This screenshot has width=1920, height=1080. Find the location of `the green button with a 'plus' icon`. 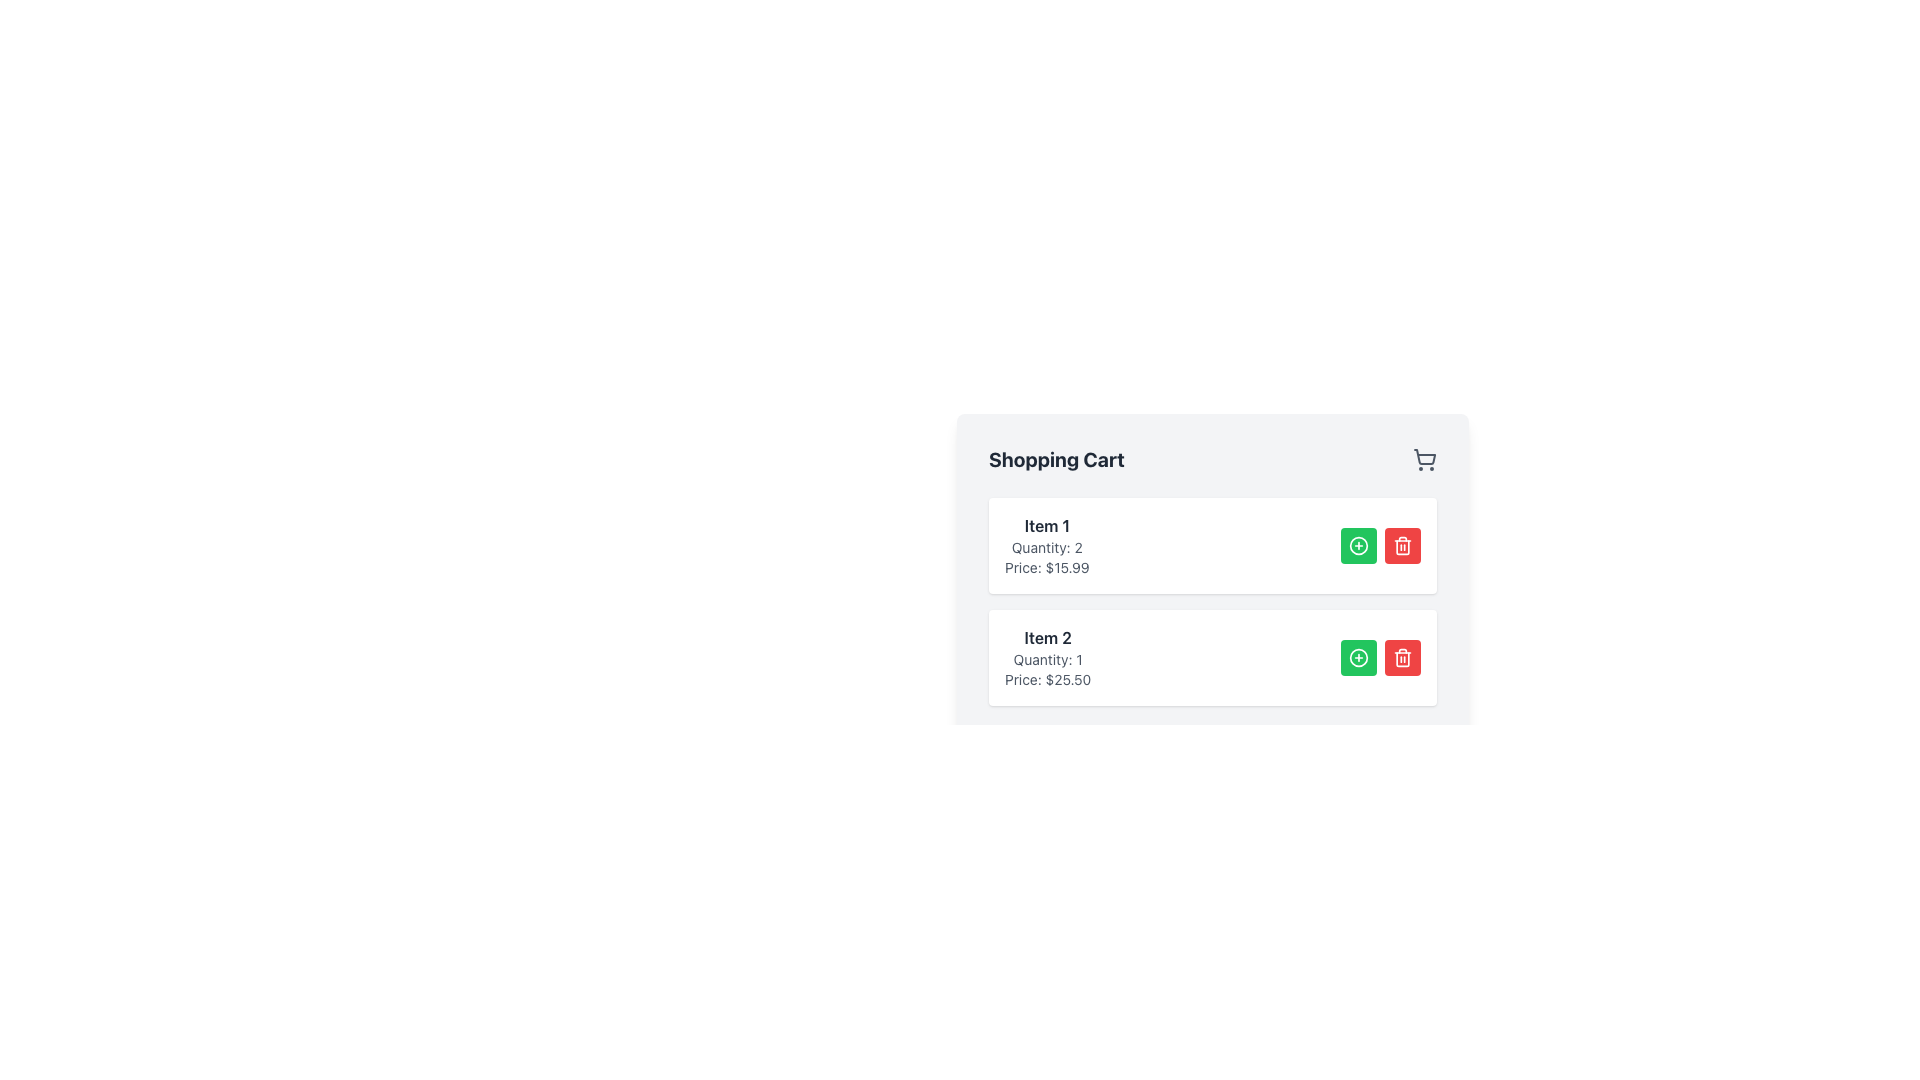

the green button with a 'plus' icon is located at coordinates (1380, 546).